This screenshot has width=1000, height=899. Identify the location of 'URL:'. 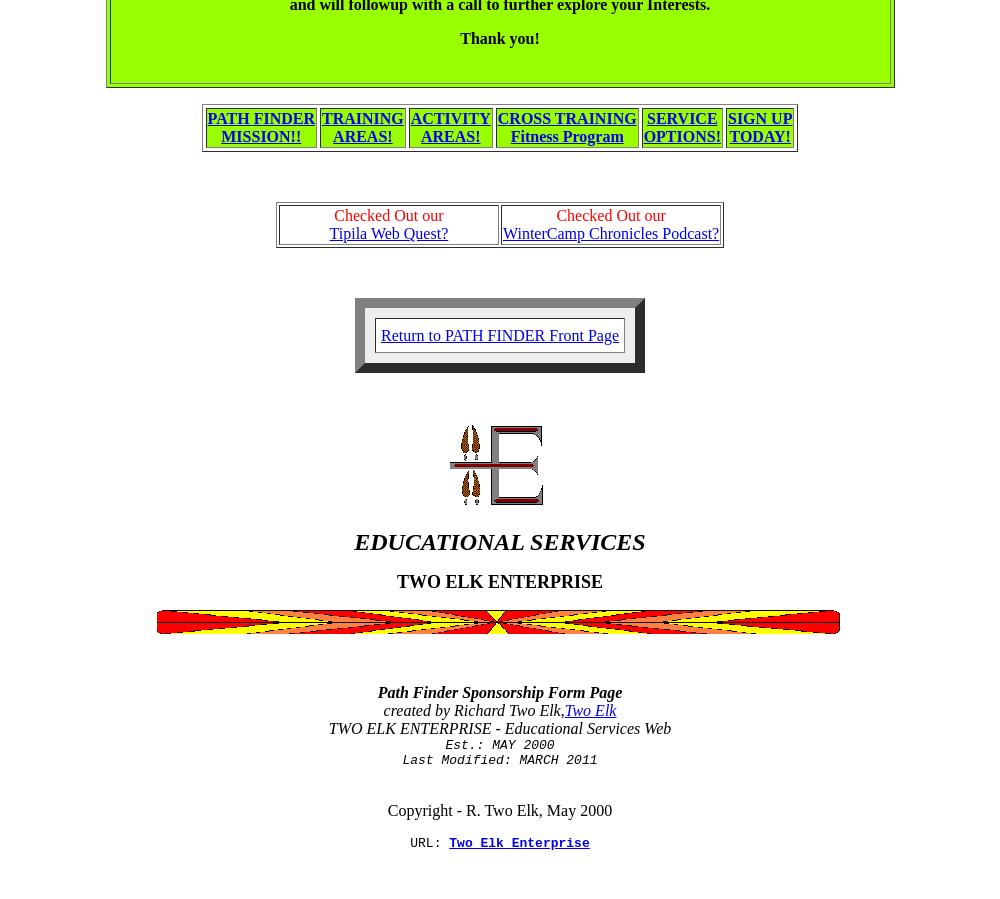
(429, 843).